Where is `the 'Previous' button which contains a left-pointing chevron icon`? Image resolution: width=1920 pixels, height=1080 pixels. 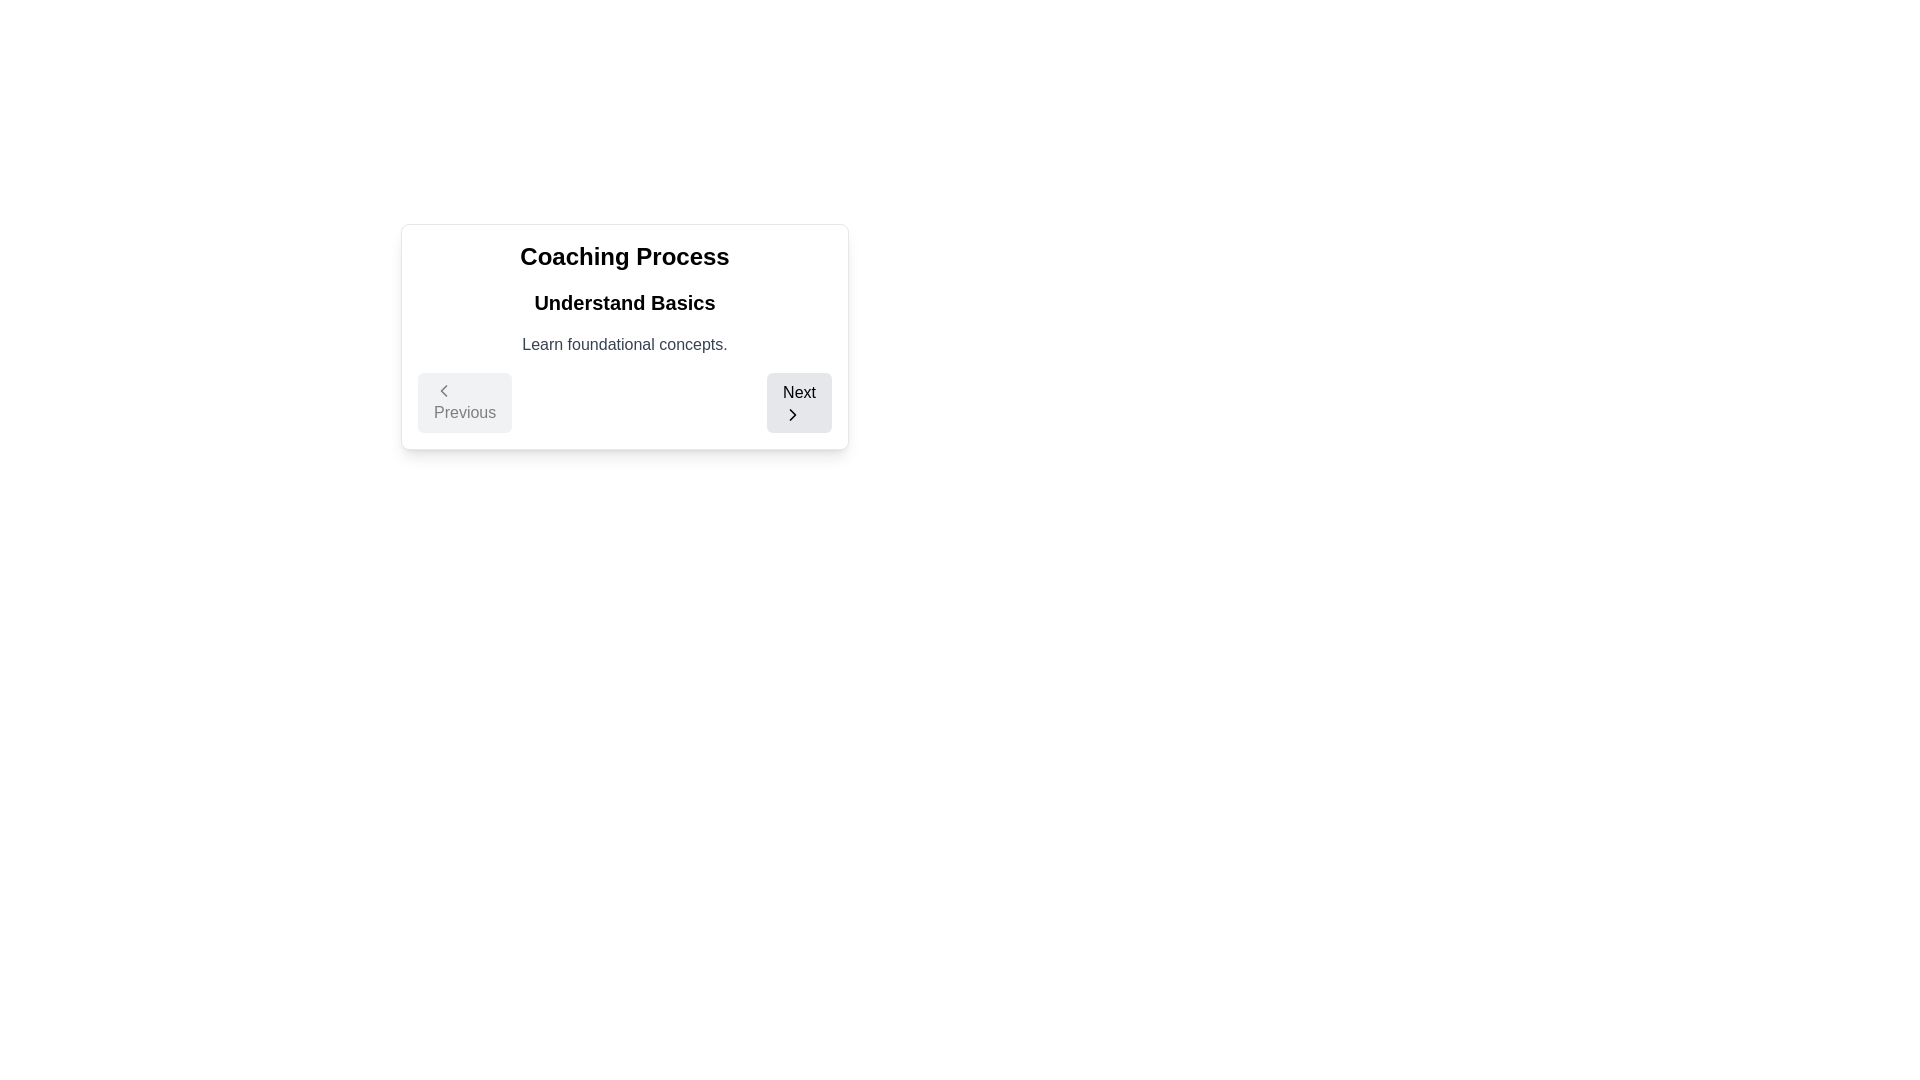 the 'Previous' button which contains a left-pointing chevron icon is located at coordinates (443, 390).